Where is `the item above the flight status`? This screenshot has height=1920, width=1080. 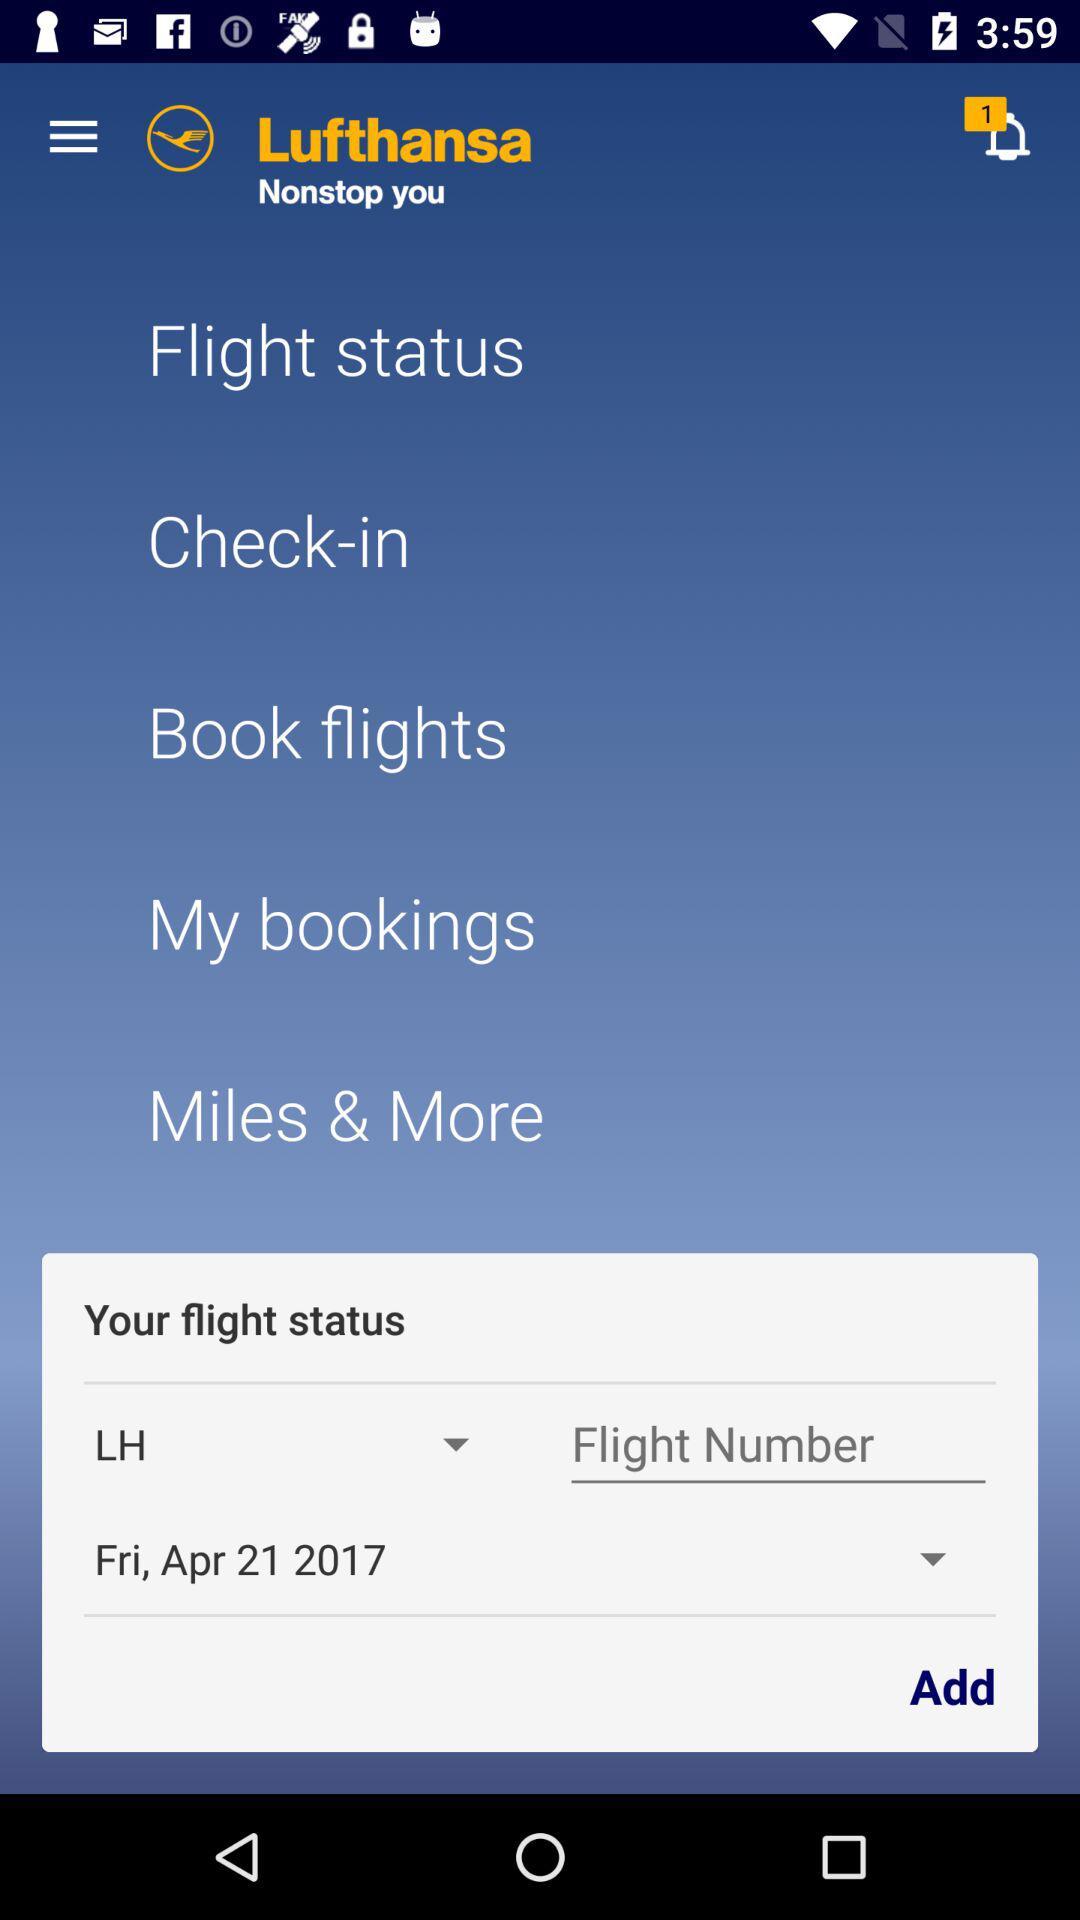
the item above the flight status is located at coordinates (1006, 135).